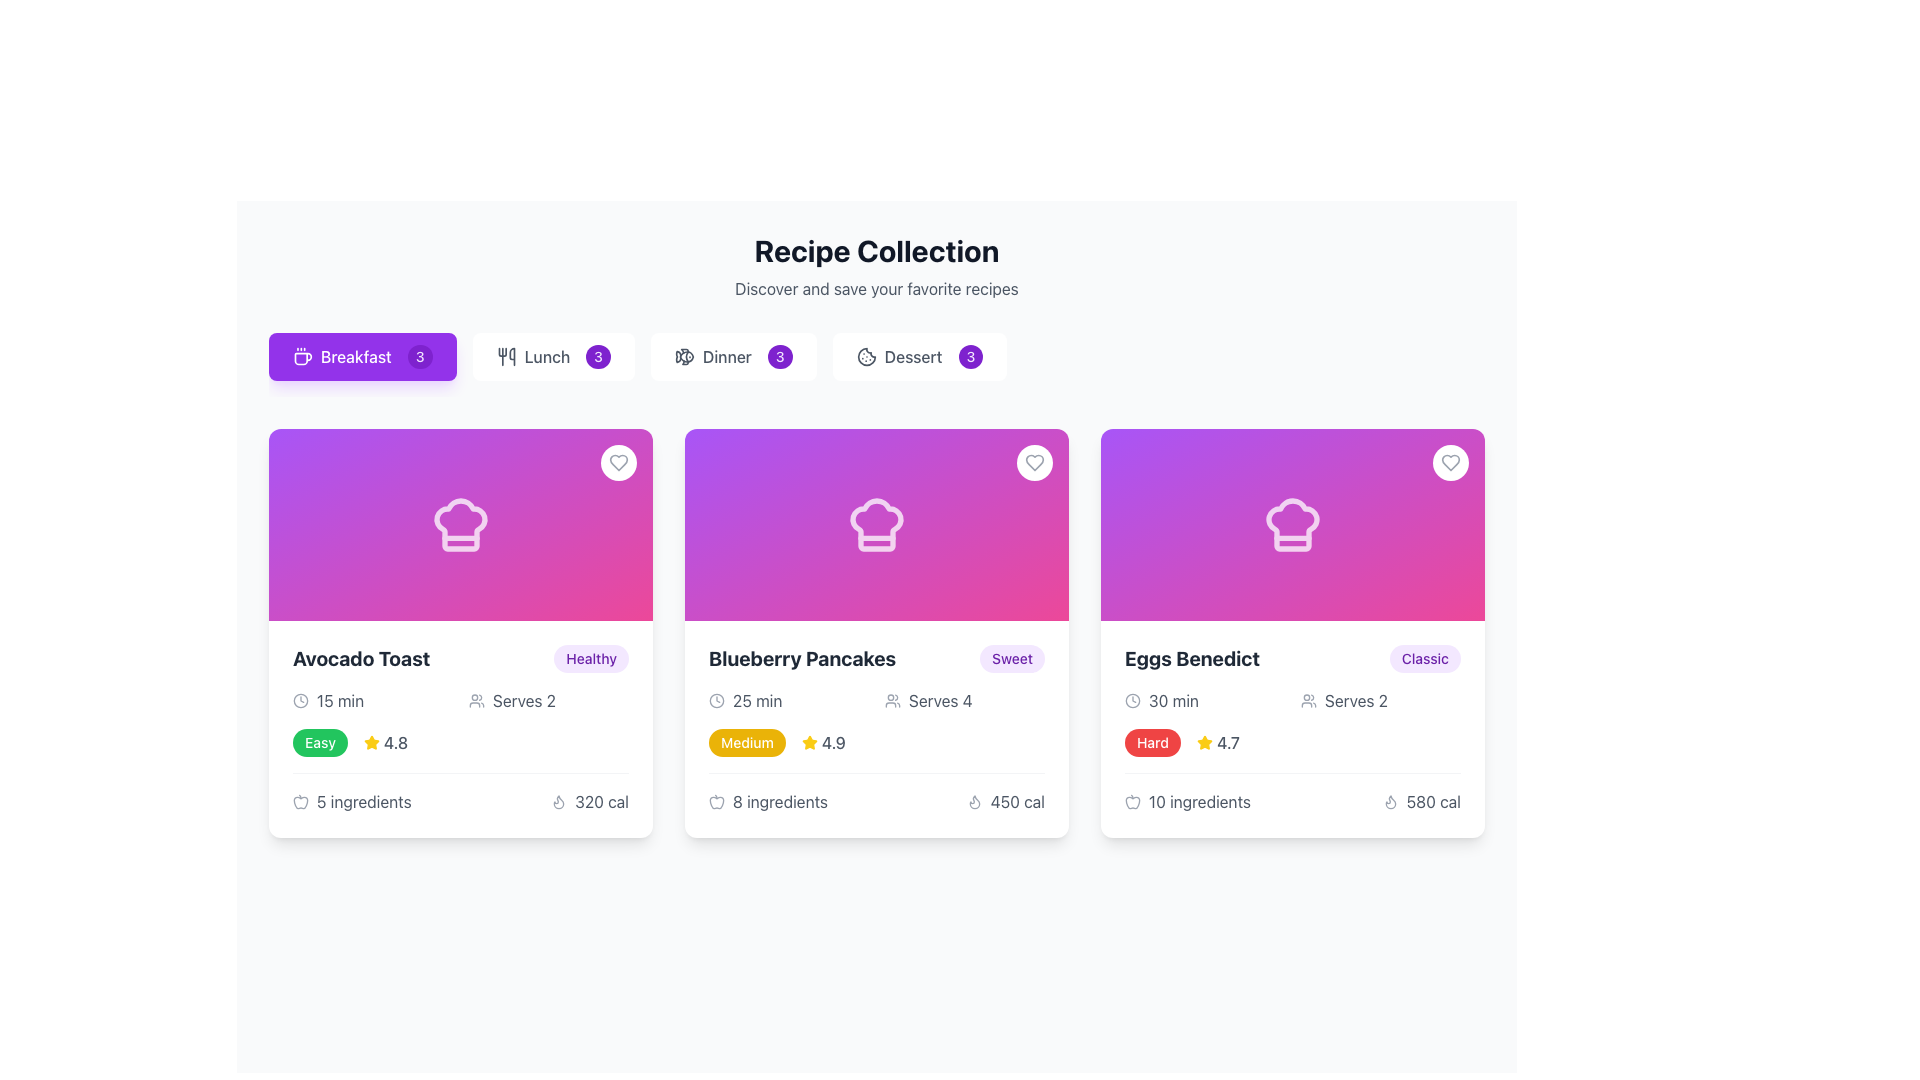  Describe the element at coordinates (1420, 801) in the screenshot. I see `the '580 cal' text and flame icon combination located in the bottom-right corner of the 'Eggs Benedict' card` at that location.